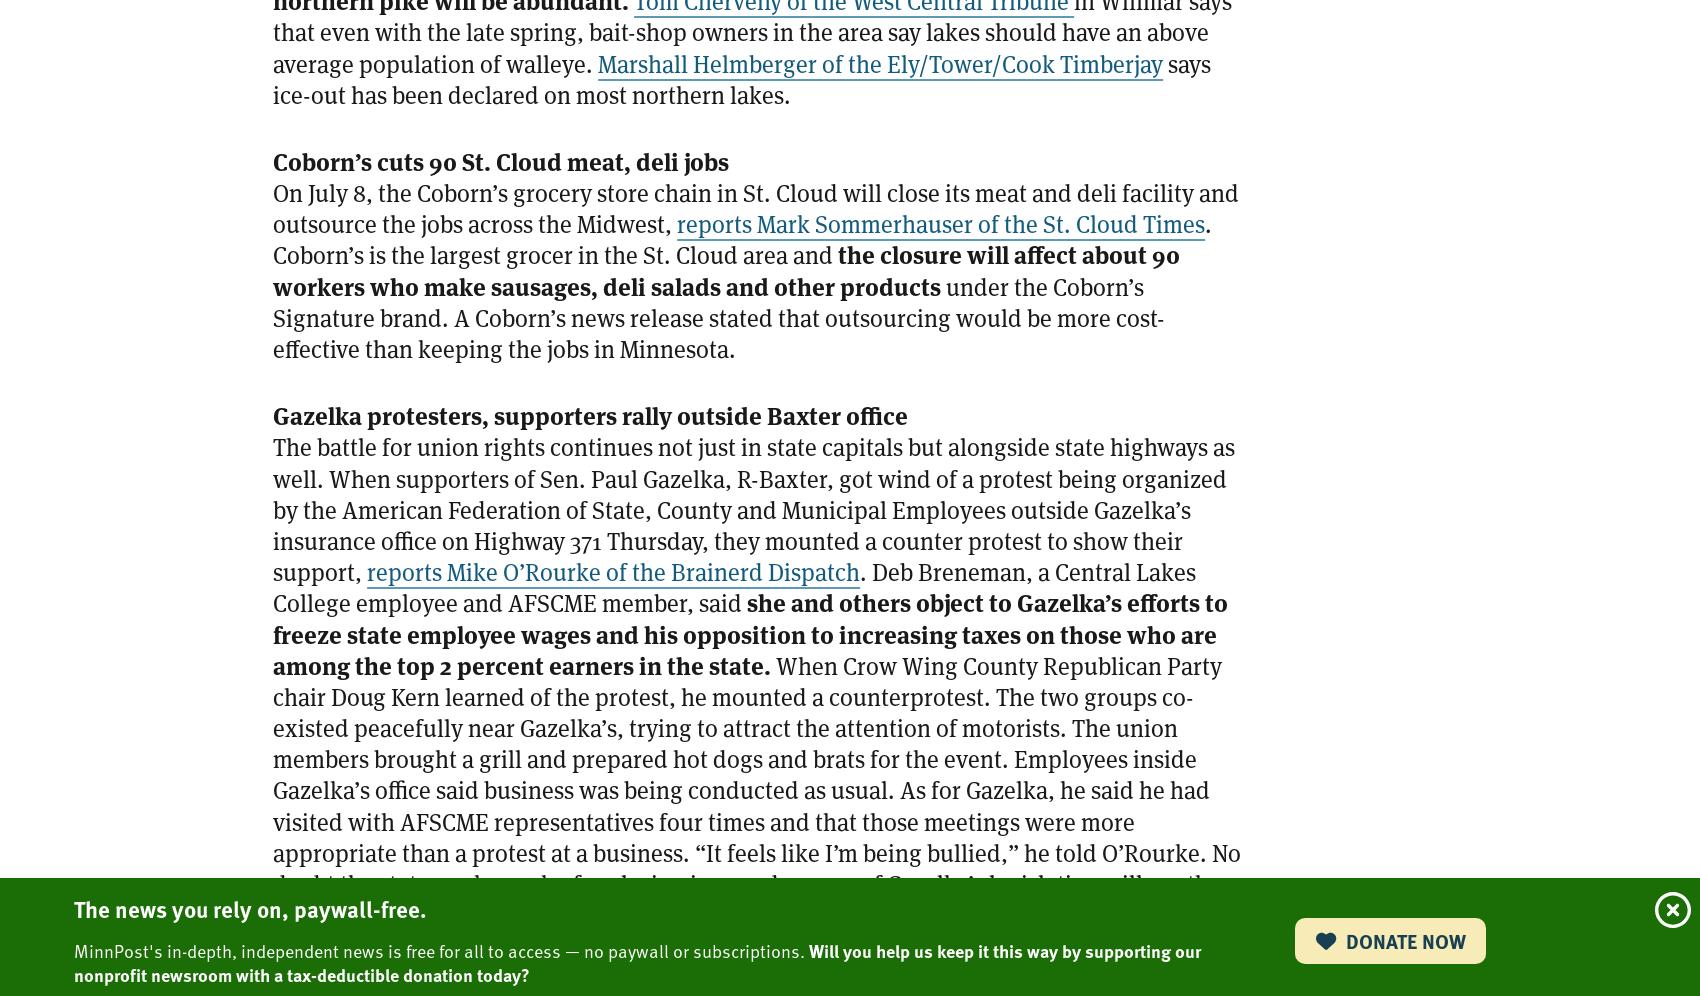  Describe the element at coordinates (752, 509) in the screenshot. I see `'The battle for union rights continues not just in state capitals but alongside state highways as well. When supporters of Sen. Paul Gazelka, R-Baxter, got wind of a protest being organized by the American Federation of State, County and Municipal Employees outside Gazelka’s insurance office on Highway 371 Thursday, they mounted a counter protest to show their support,'` at that location.